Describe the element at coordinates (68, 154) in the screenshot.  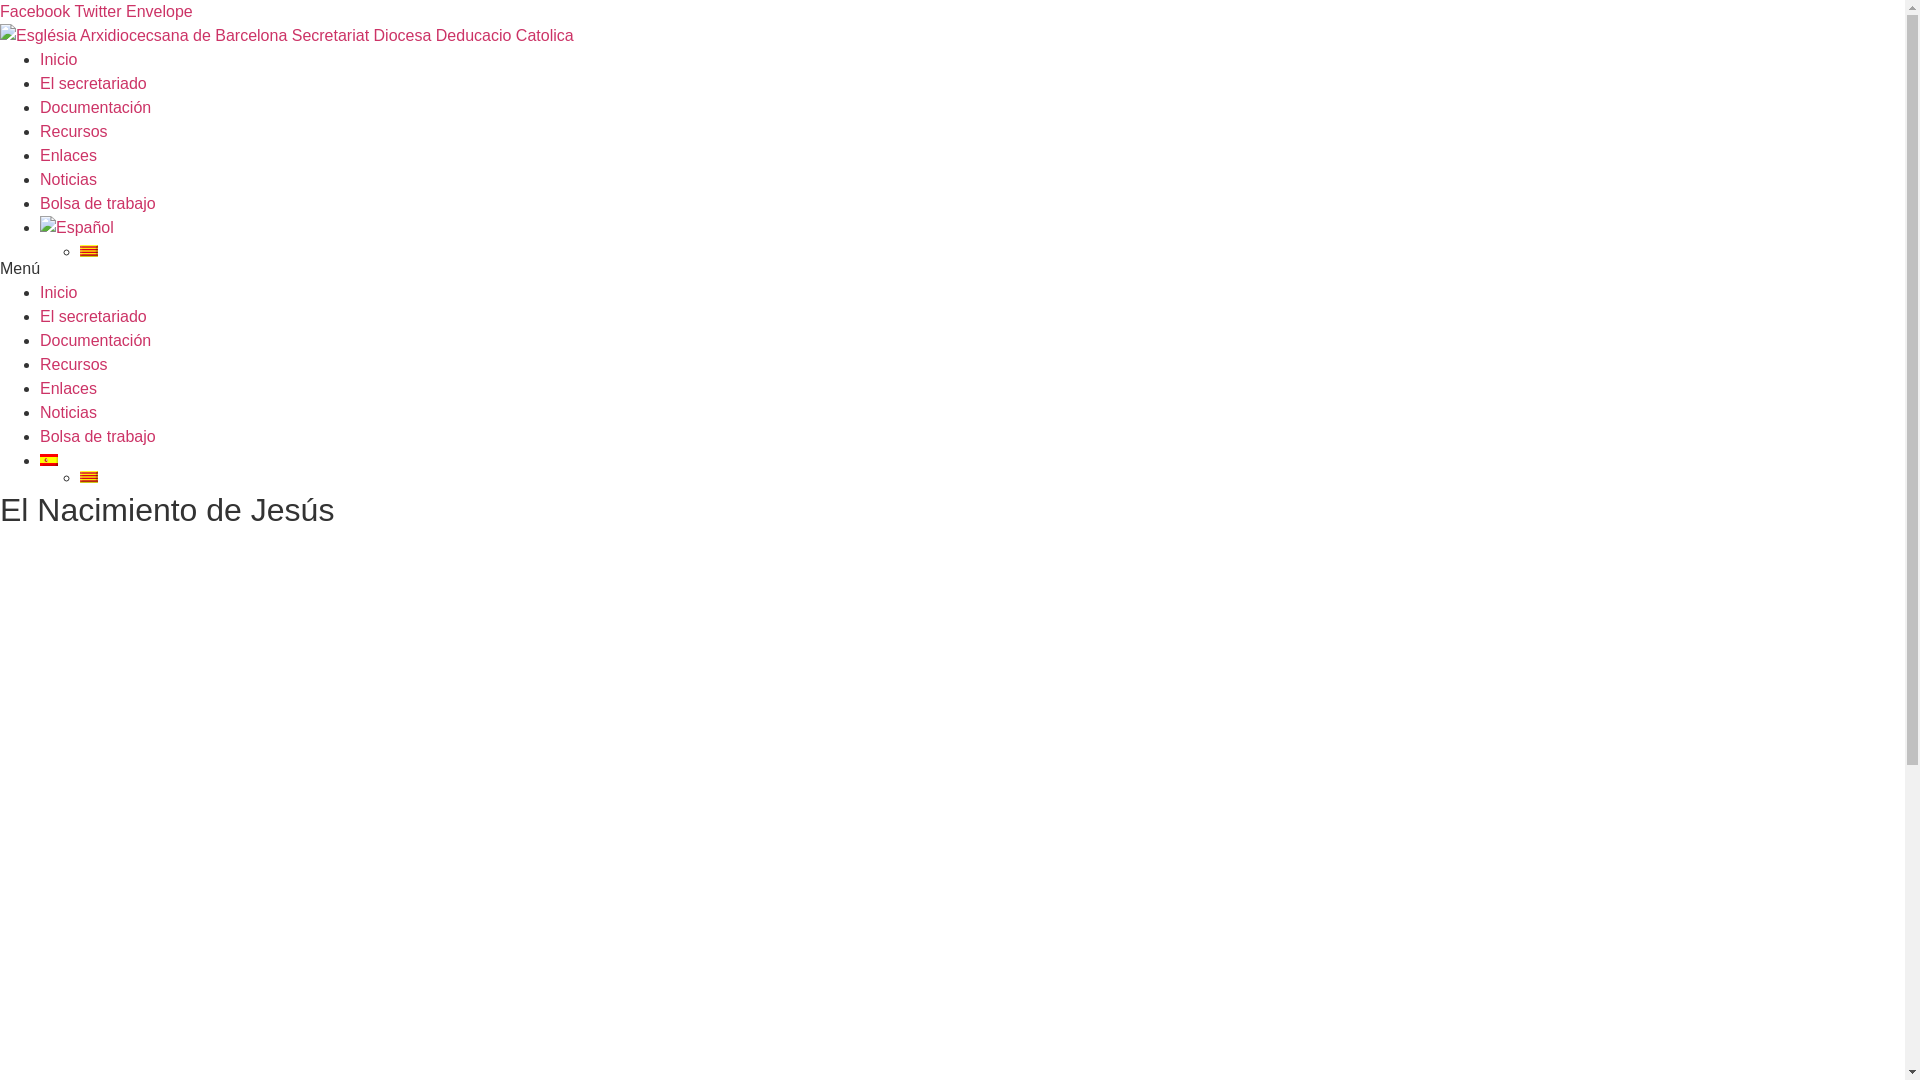
I see `'Enlaces'` at that location.